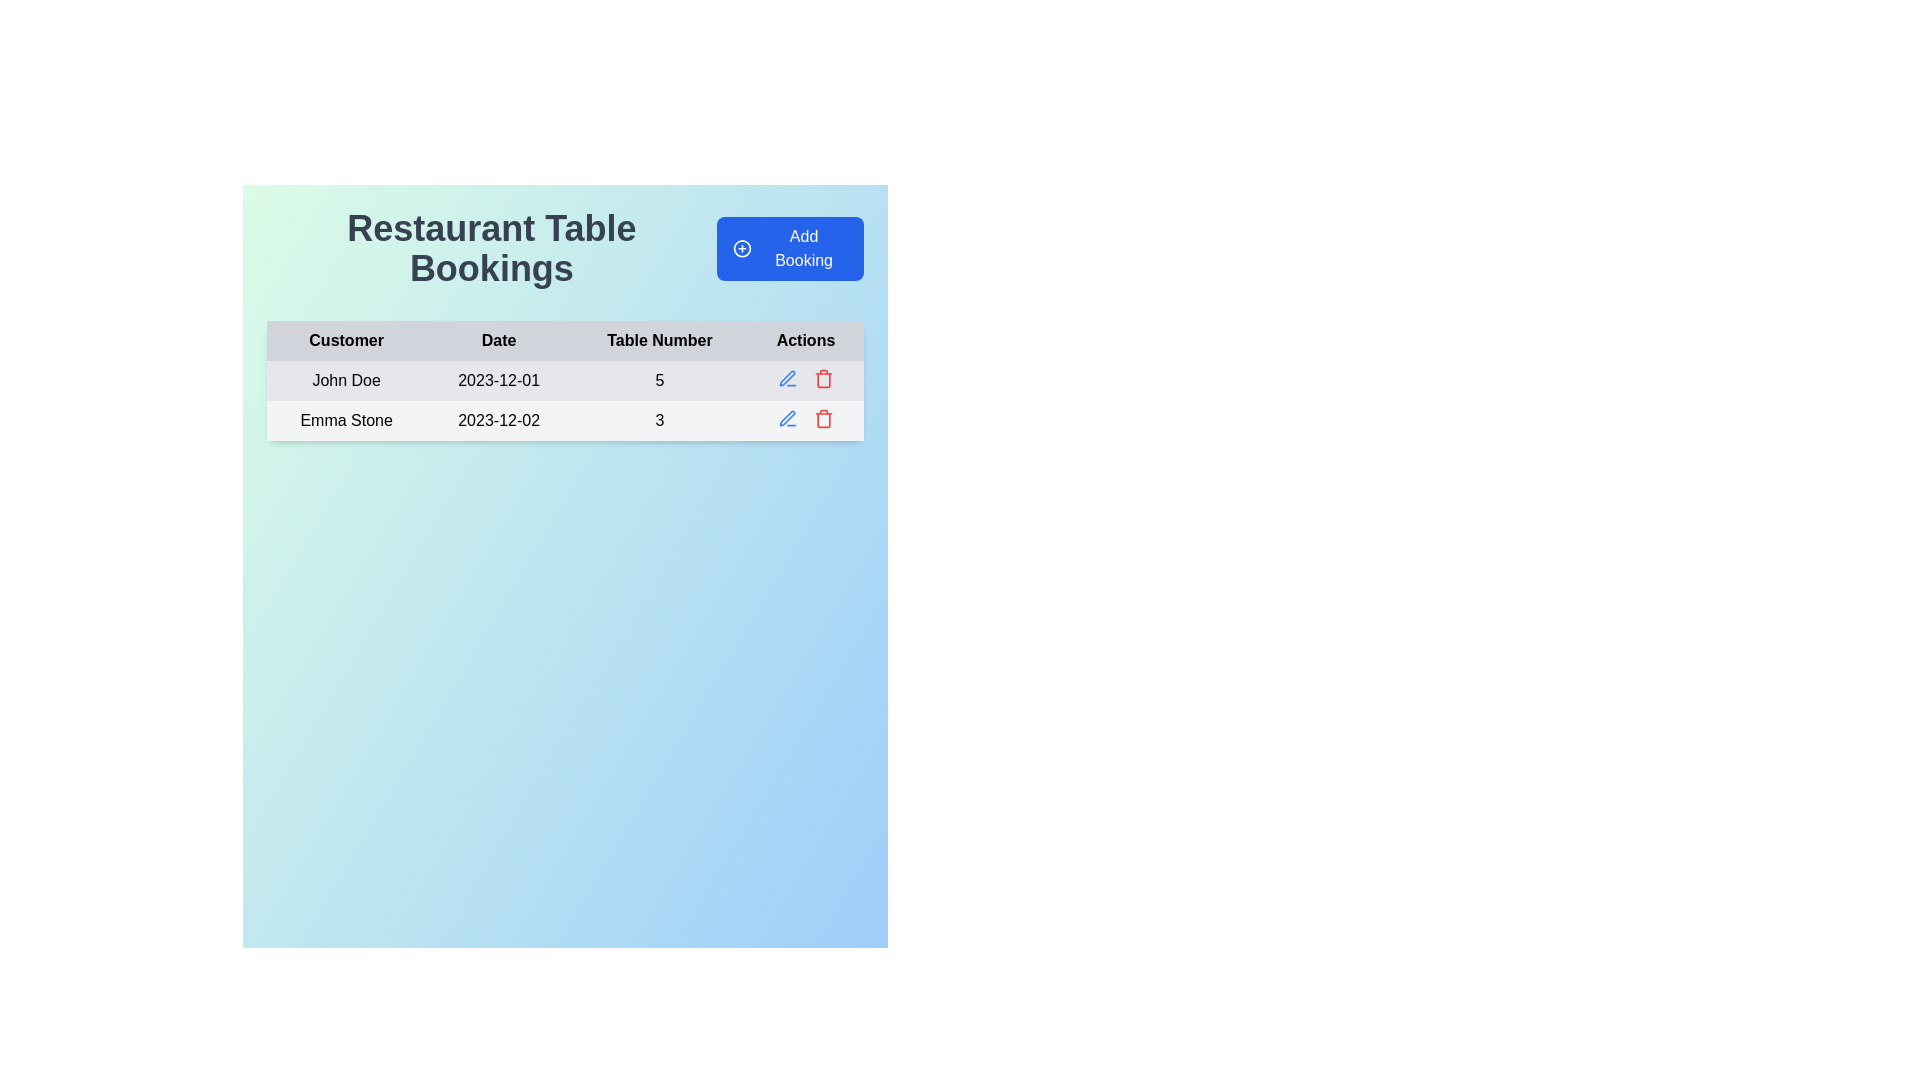  Describe the element at coordinates (824, 378) in the screenshot. I see `the delete button located in the 'Actions' column of the second row in the table` at that location.